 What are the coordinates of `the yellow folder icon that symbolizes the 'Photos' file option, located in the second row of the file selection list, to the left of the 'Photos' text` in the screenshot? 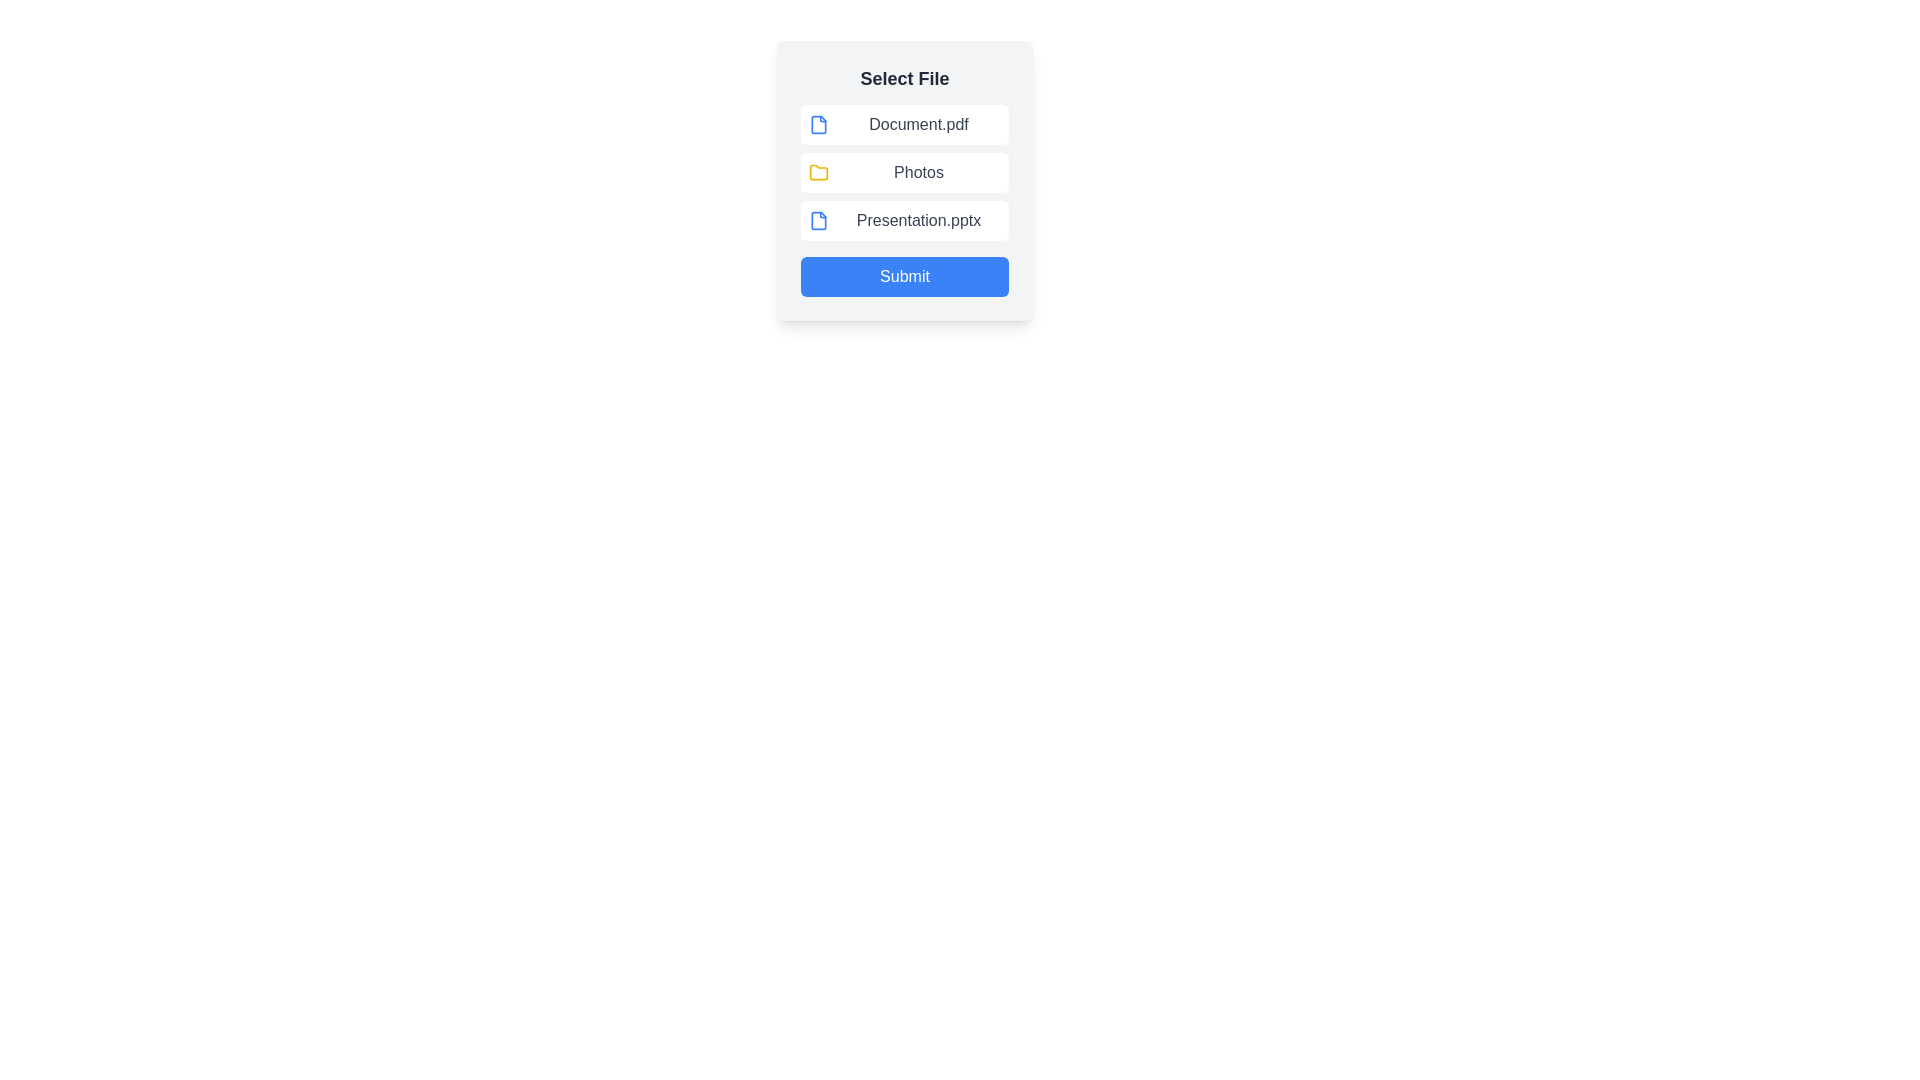 It's located at (819, 171).